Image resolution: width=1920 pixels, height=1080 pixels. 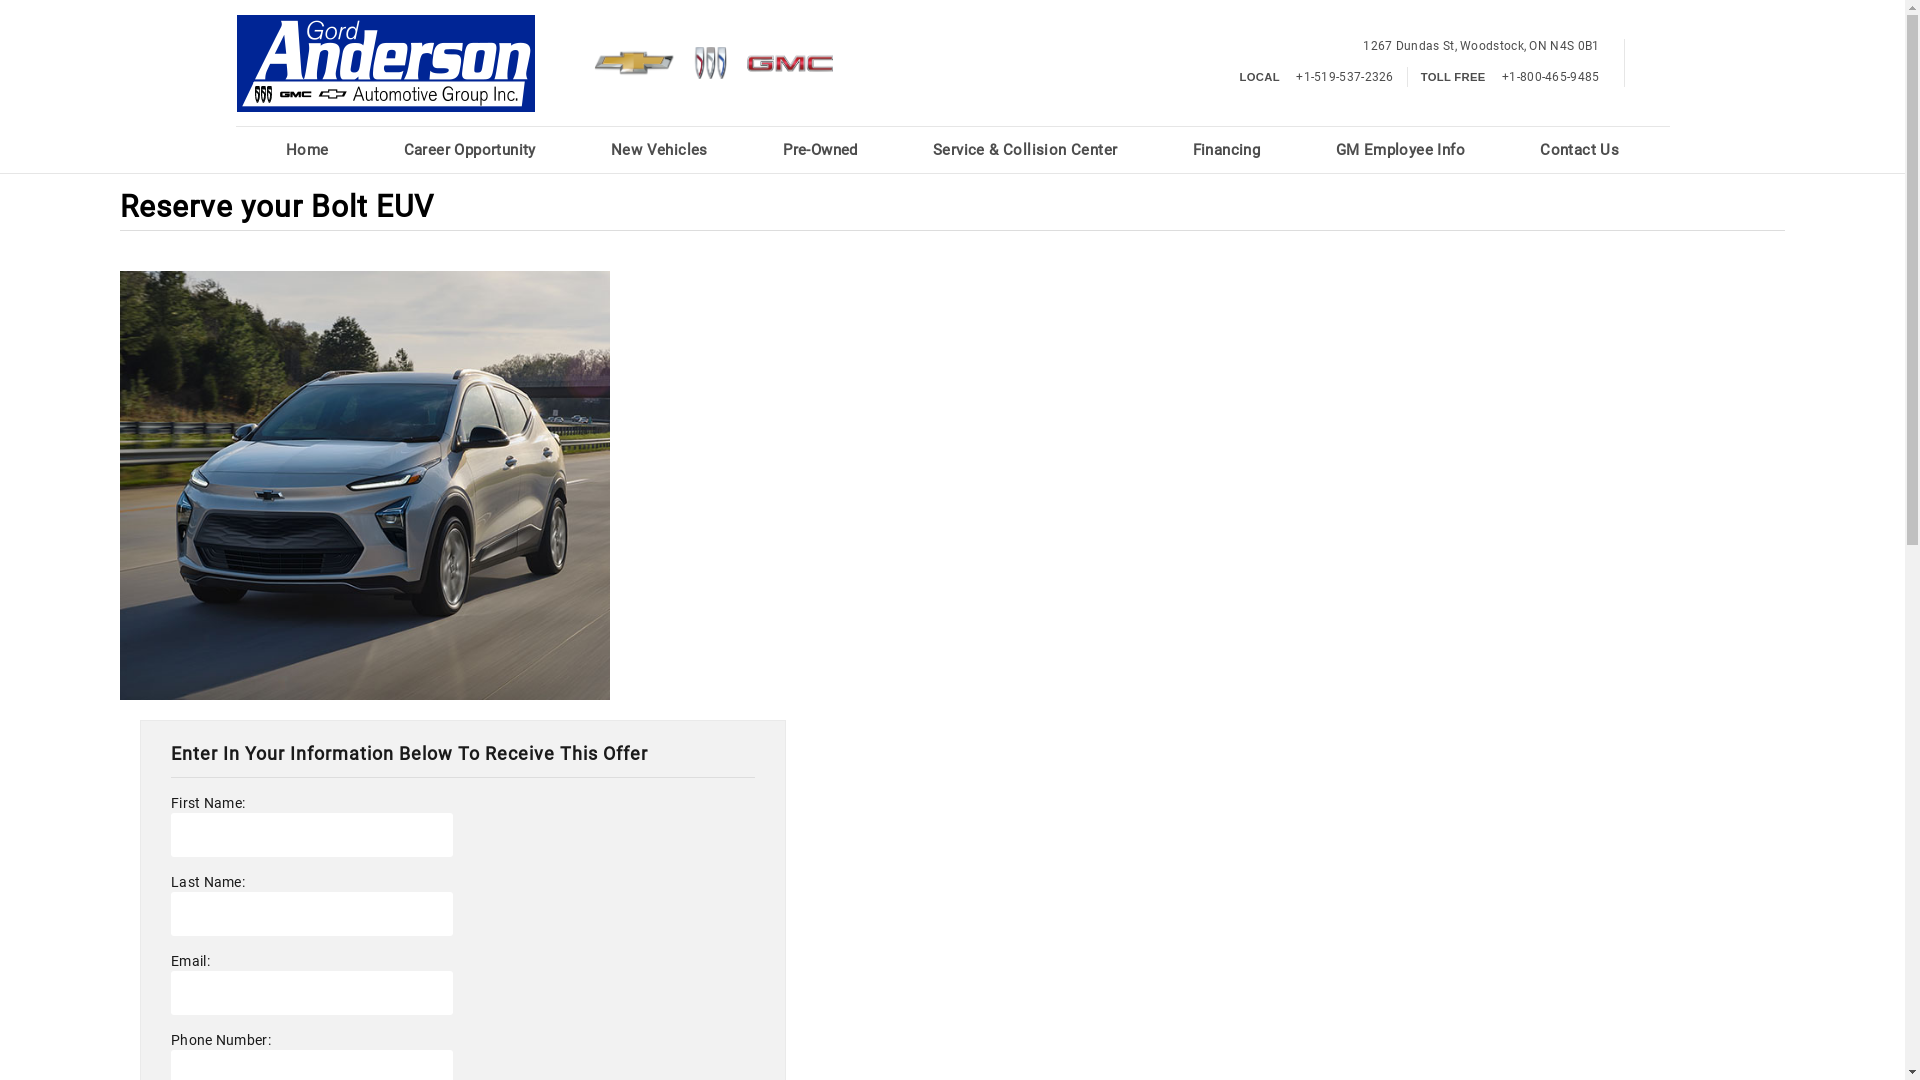 What do you see at coordinates (1025, 149) in the screenshot?
I see `'Service & Collision Center'` at bounding box center [1025, 149].